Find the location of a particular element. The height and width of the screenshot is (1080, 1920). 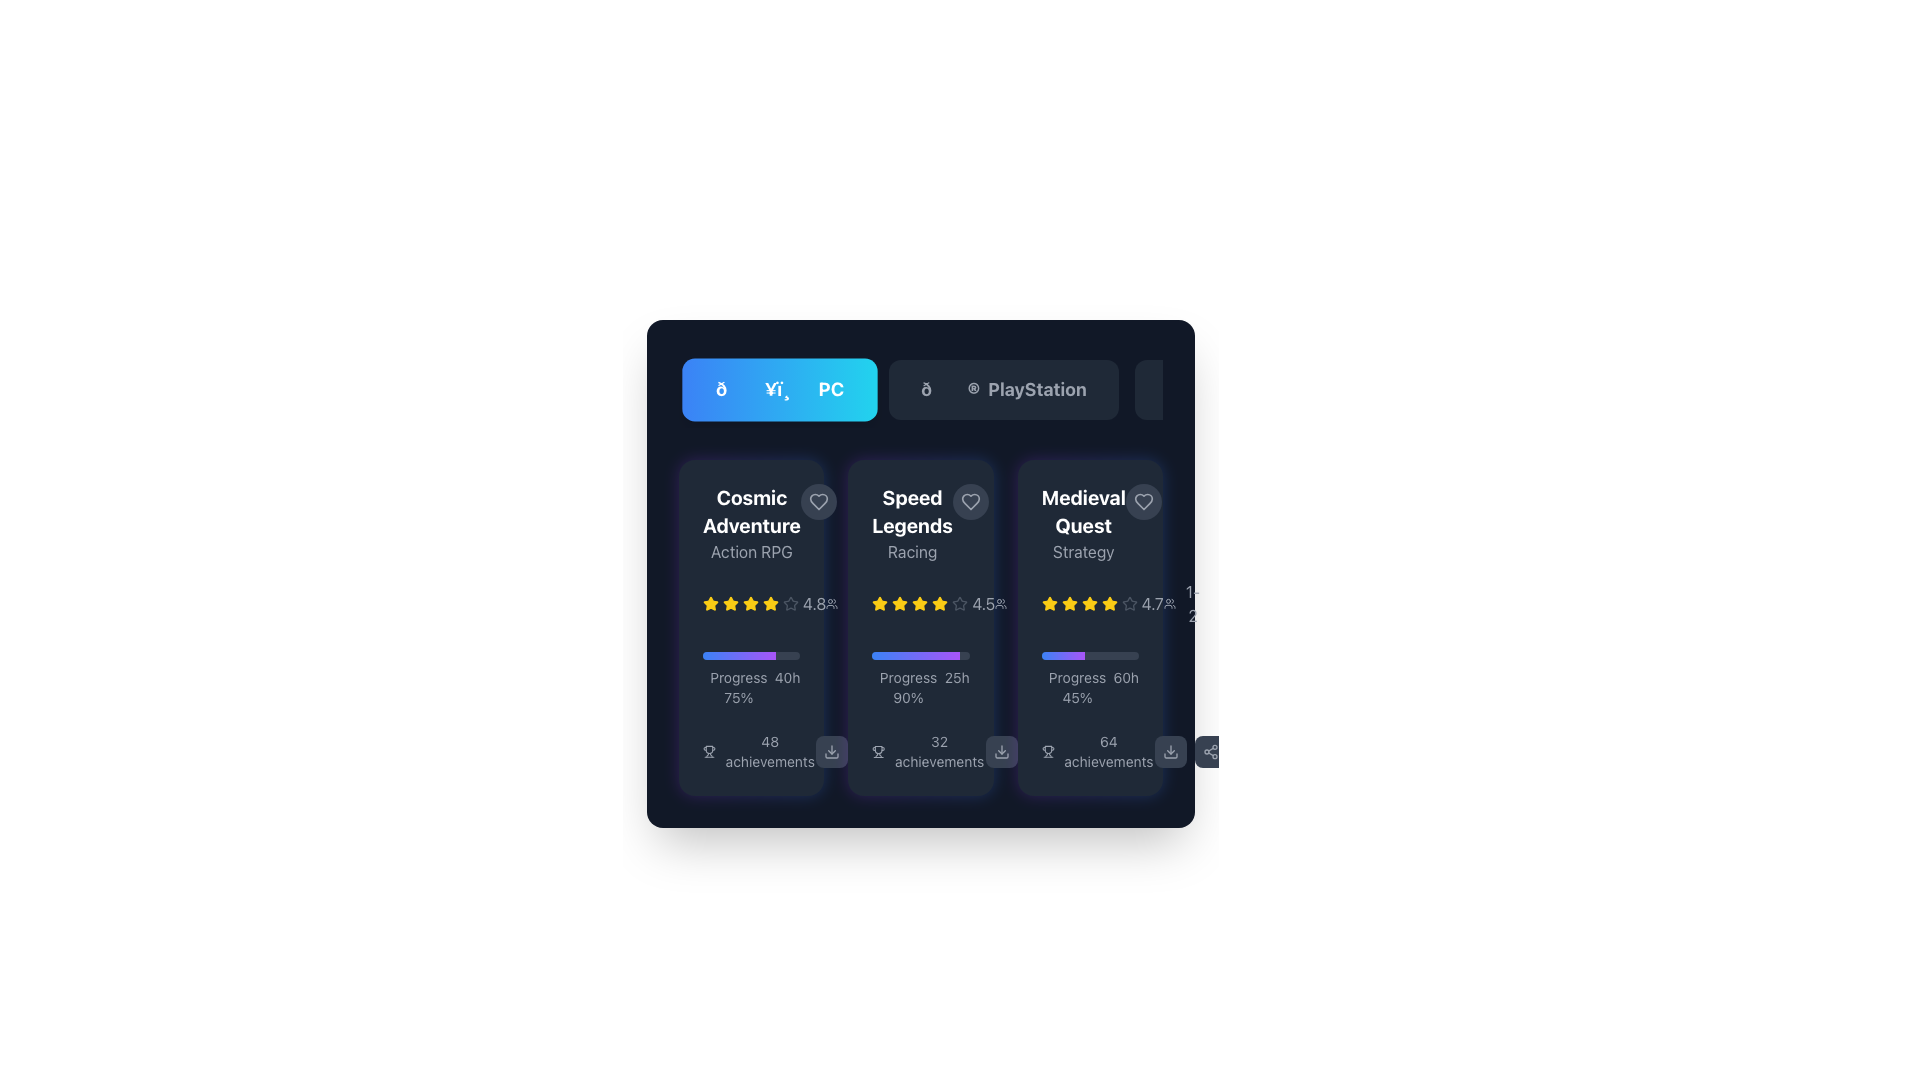

the 'PlayStation' text label within the button located in the control bar is located at coordinates (1037, 389).